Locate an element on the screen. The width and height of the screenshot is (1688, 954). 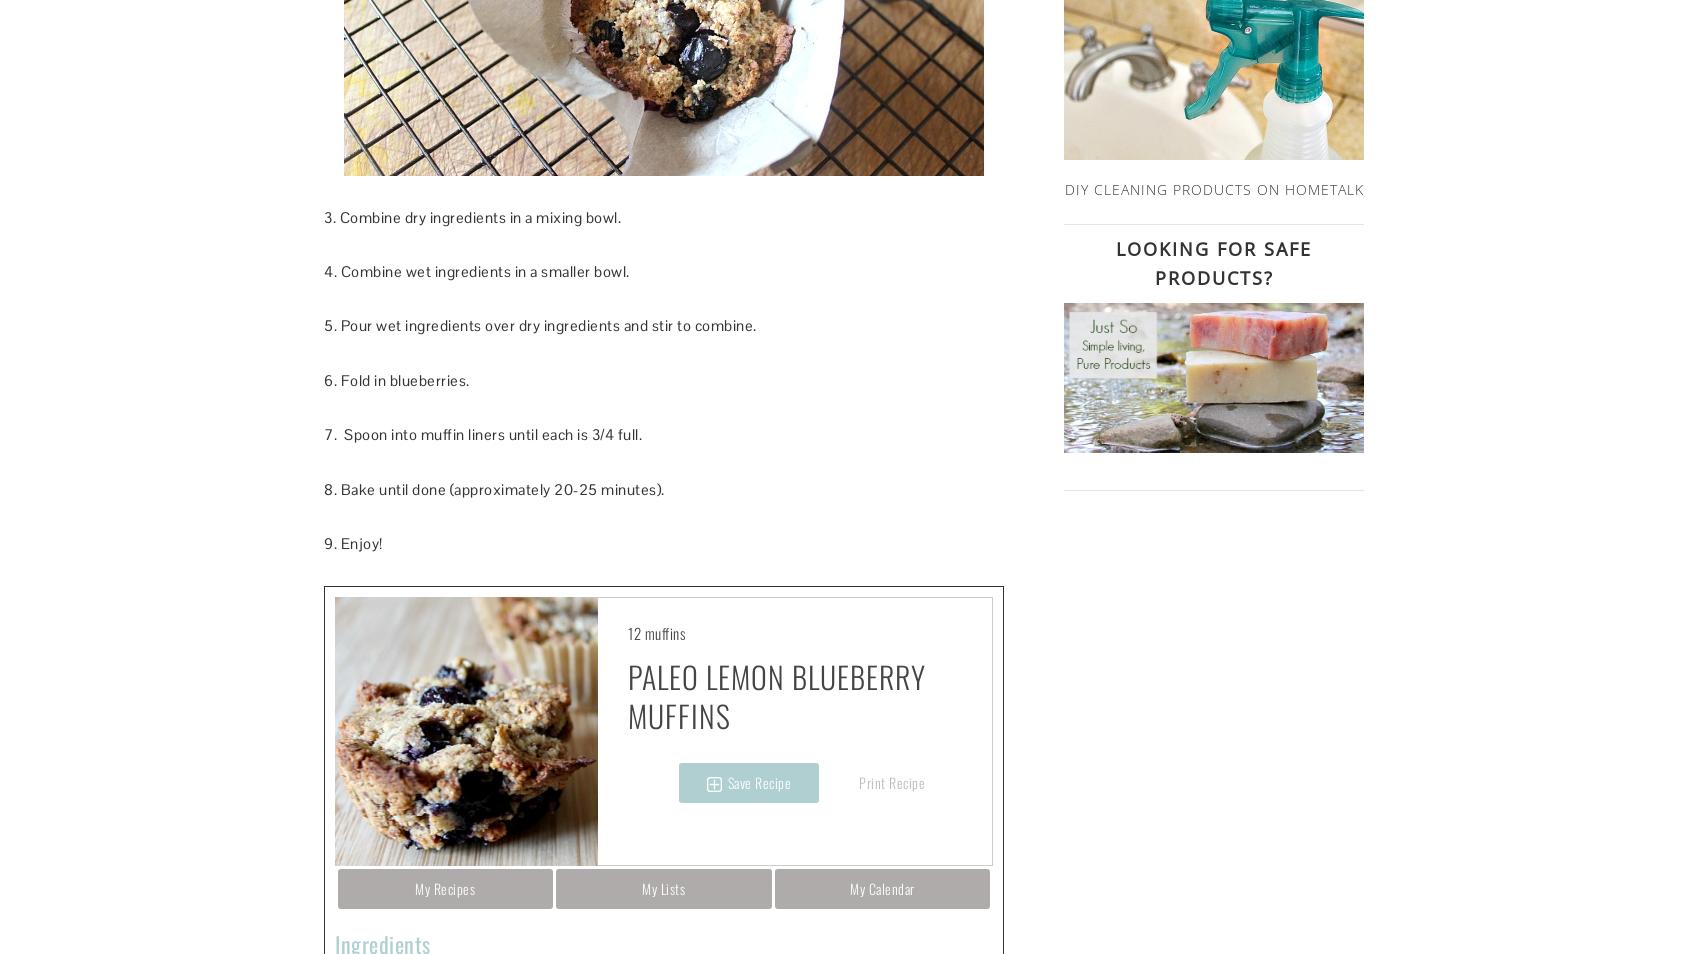
'12 muffins' is located at coordinates (655, 631).